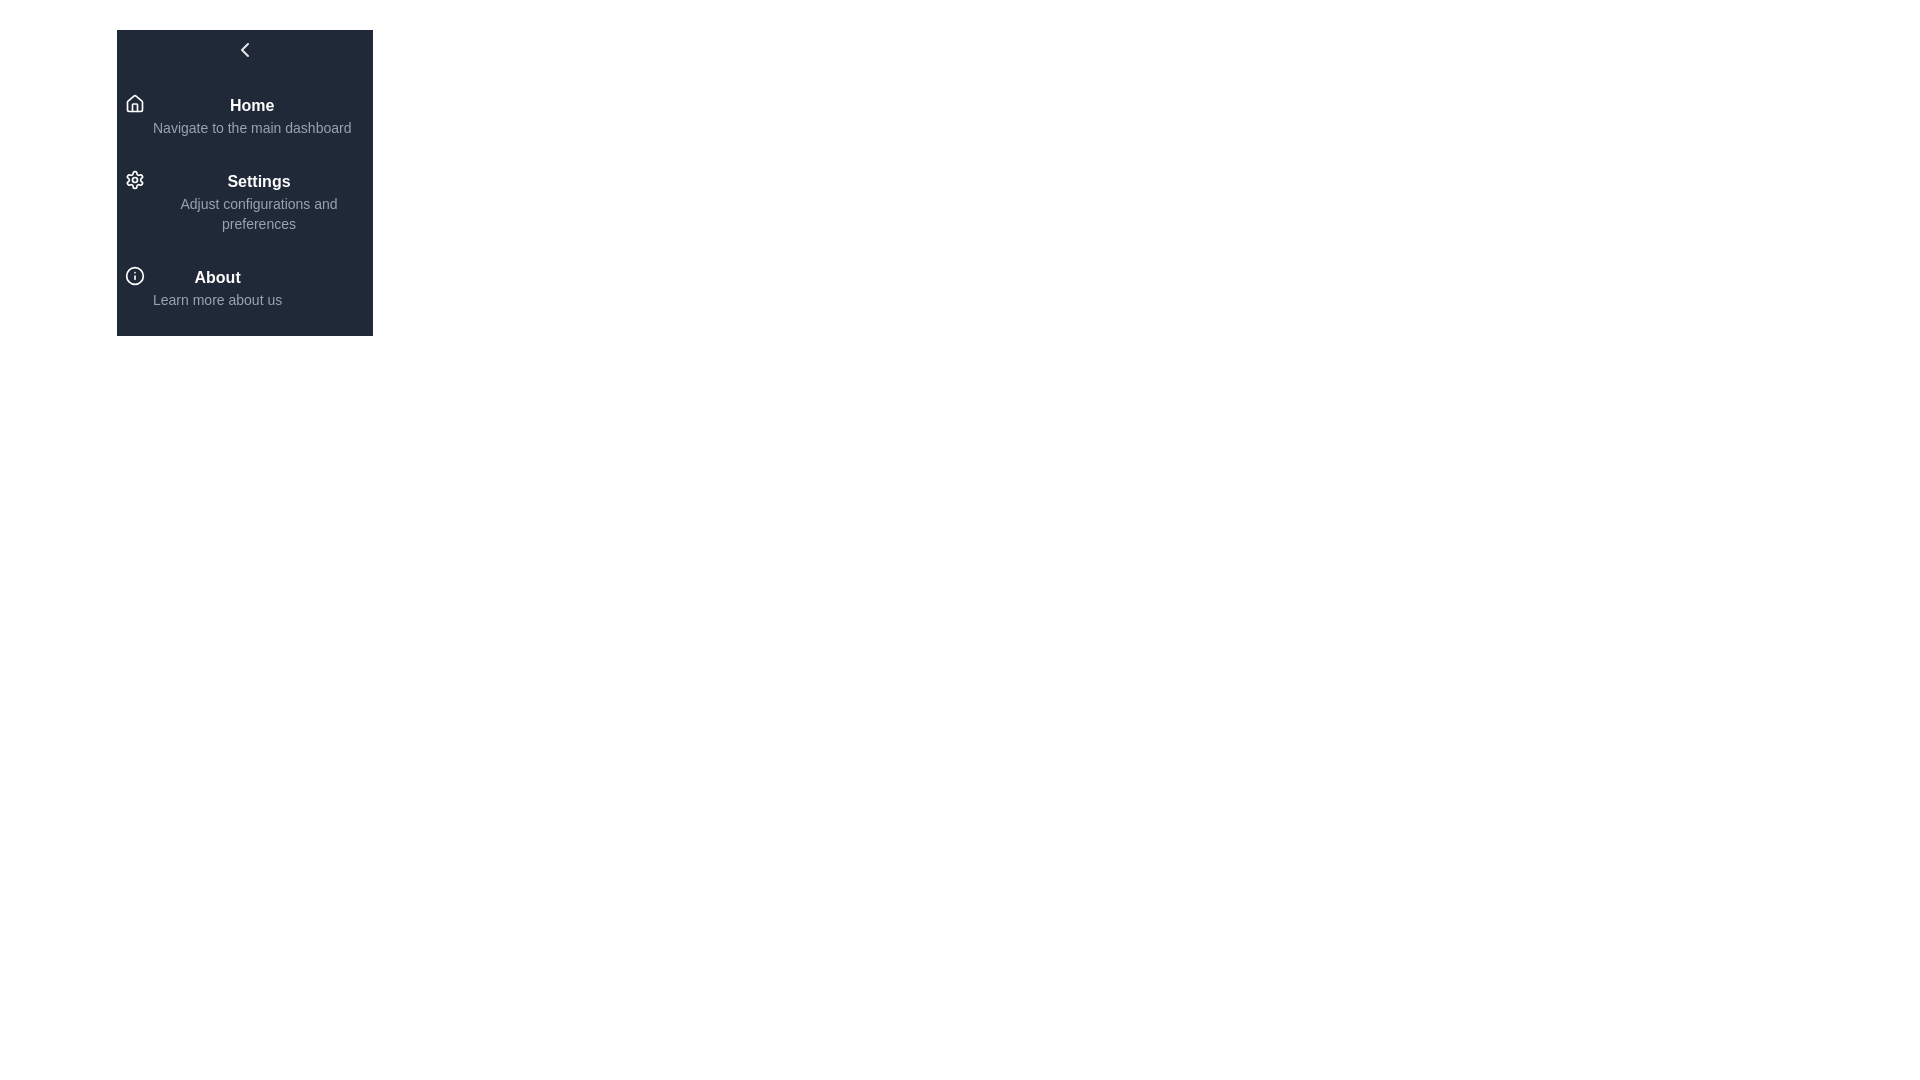 This screenshot has height=1080, width=1920. Describe the element at coordinates (133, 180) in the screenshot. I see `the icon corresponding to Settings in the SidebarMenu` at that location.